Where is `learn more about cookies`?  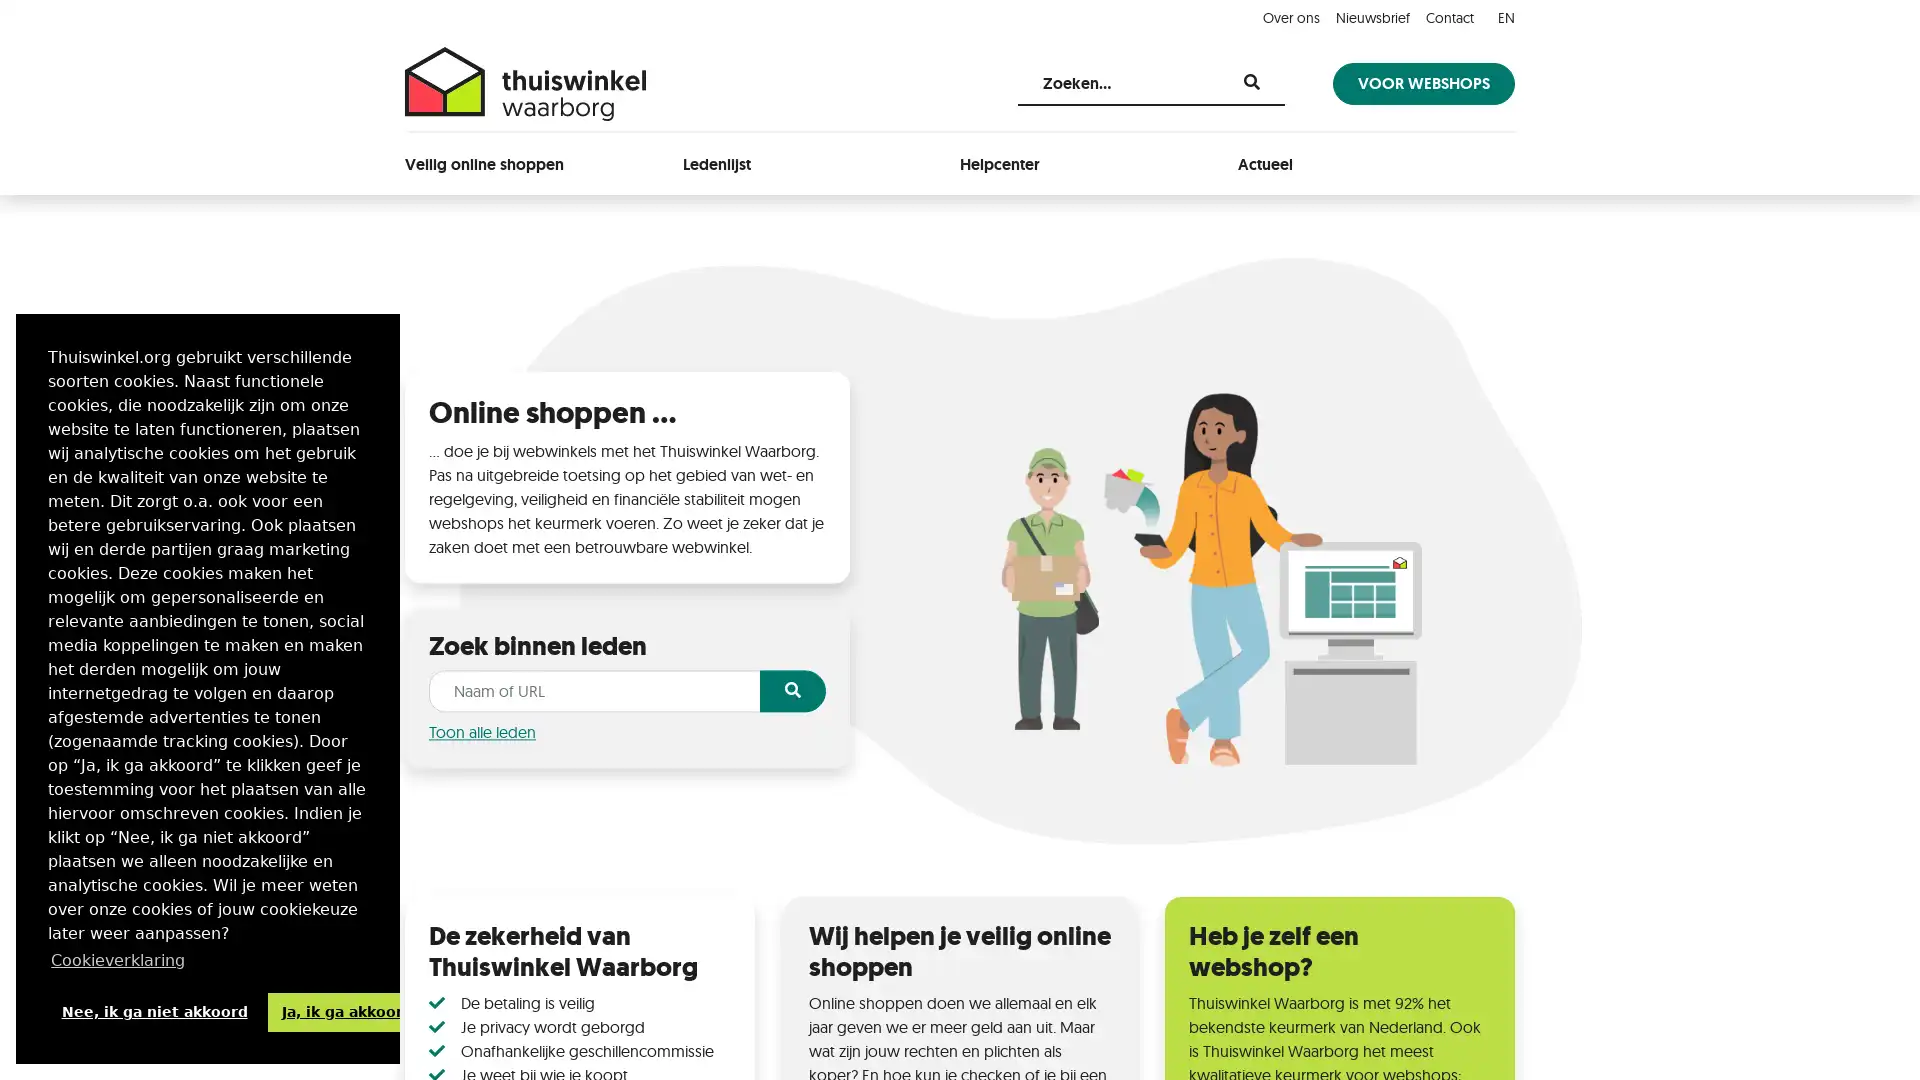
learn more about cookies is located at coordinates (117, 959).